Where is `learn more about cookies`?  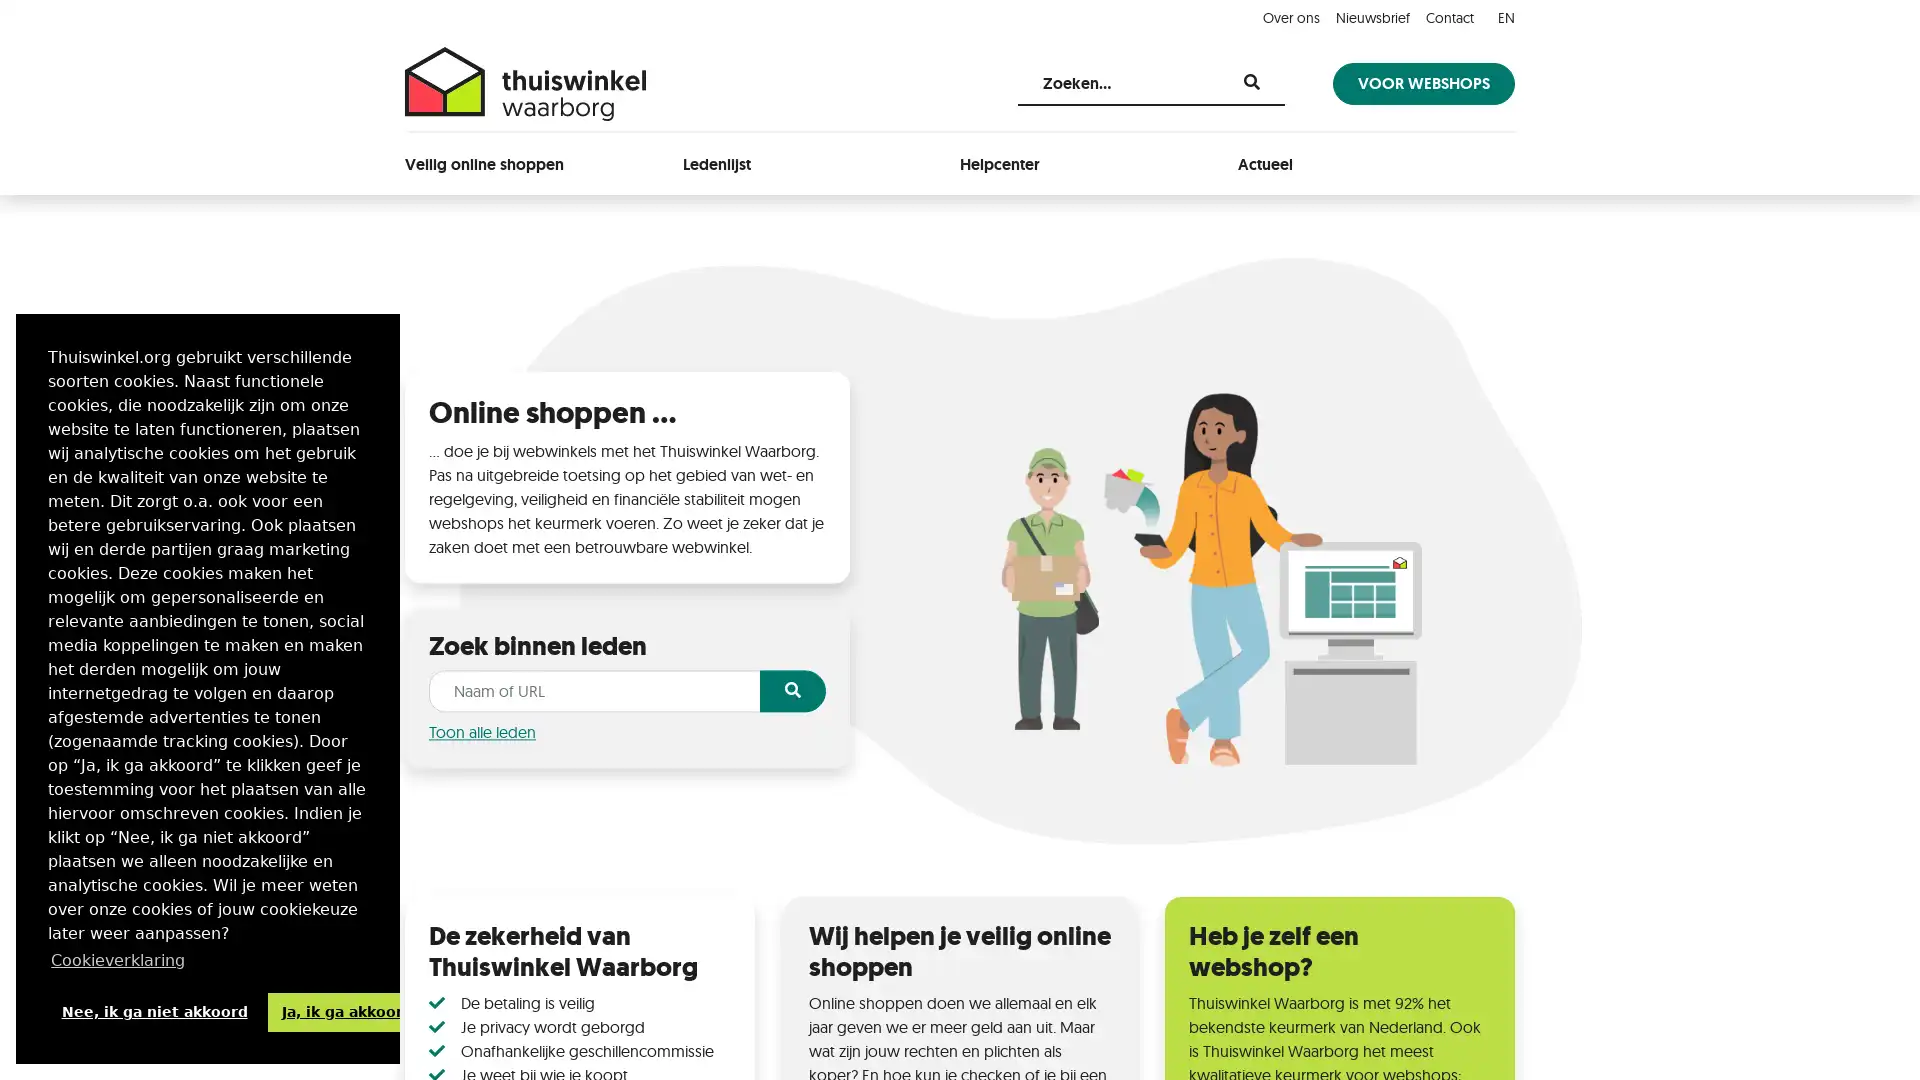
learn more about cookies is located at coordinates (117, 959).